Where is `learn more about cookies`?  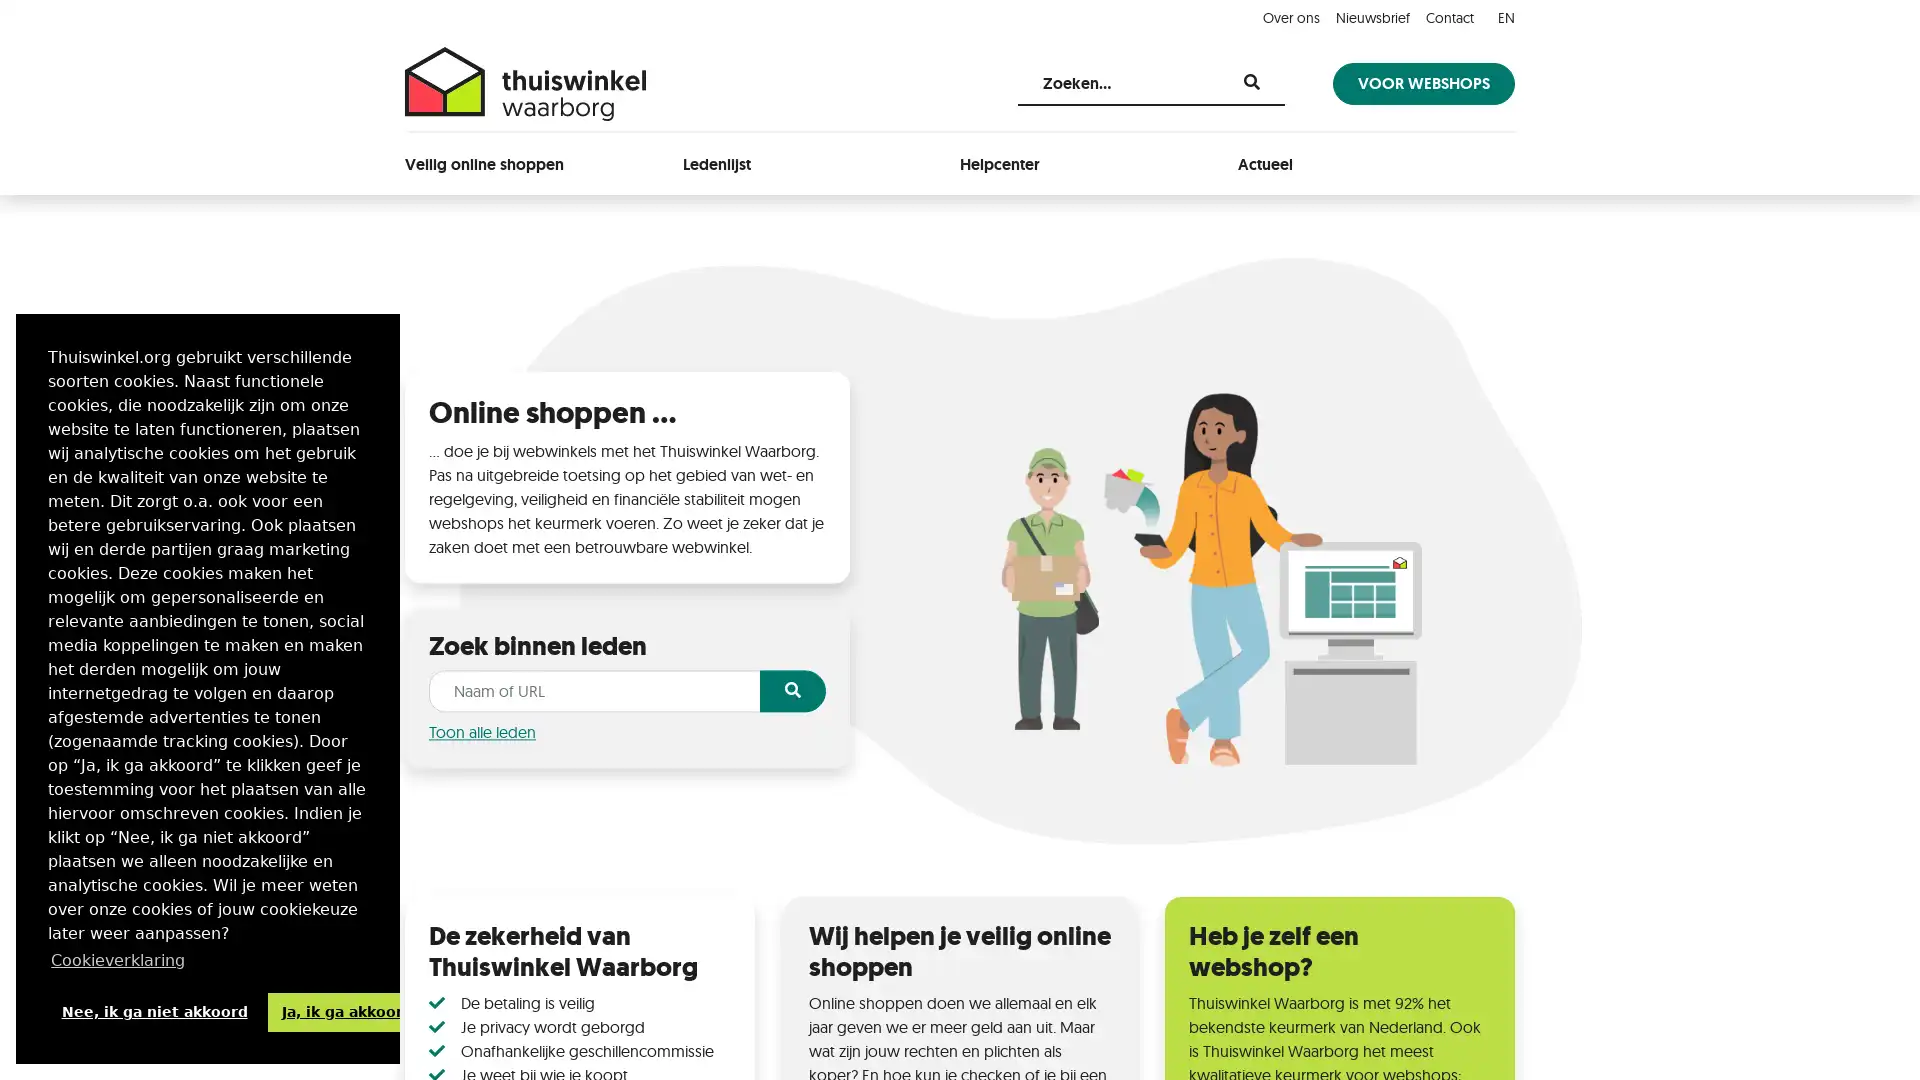
learn more about cookies is located at coordinates (117, 959).